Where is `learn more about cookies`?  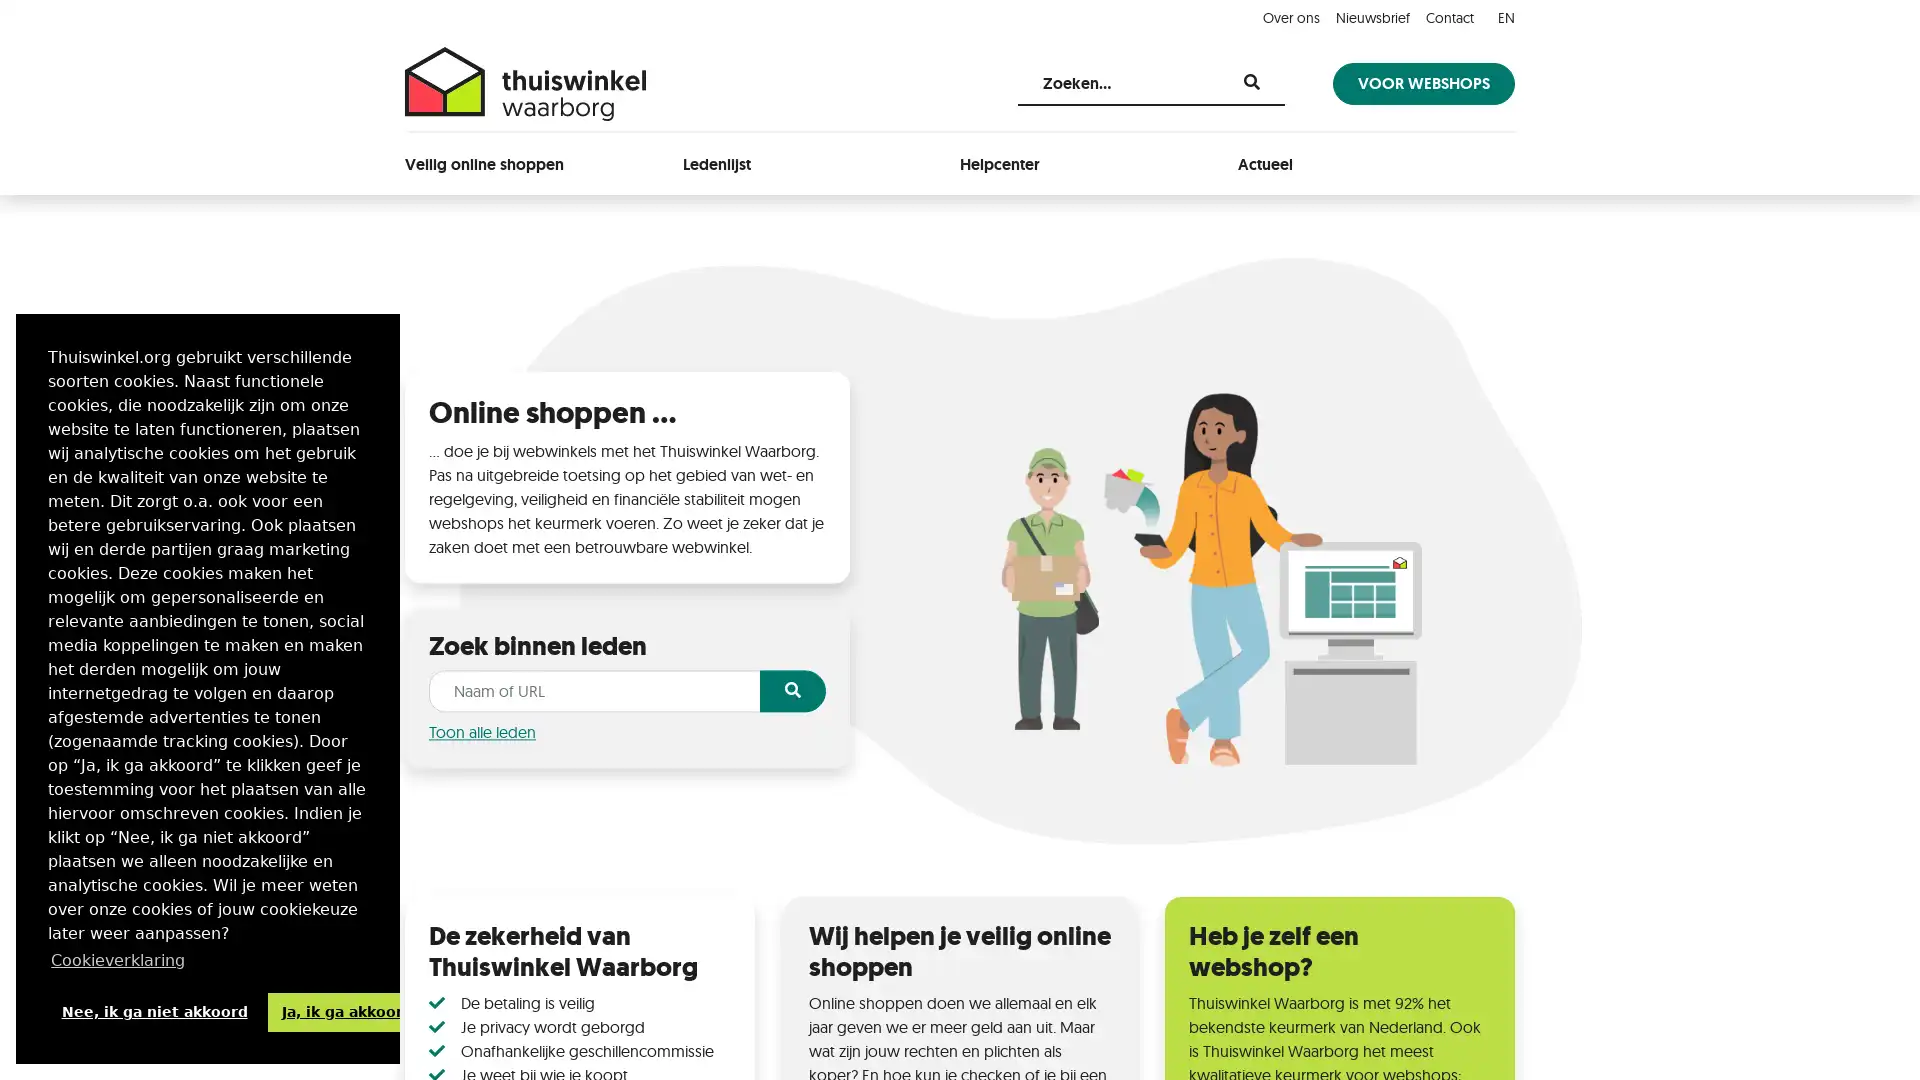
learn more about cookies is located at coordinates (117, 959).